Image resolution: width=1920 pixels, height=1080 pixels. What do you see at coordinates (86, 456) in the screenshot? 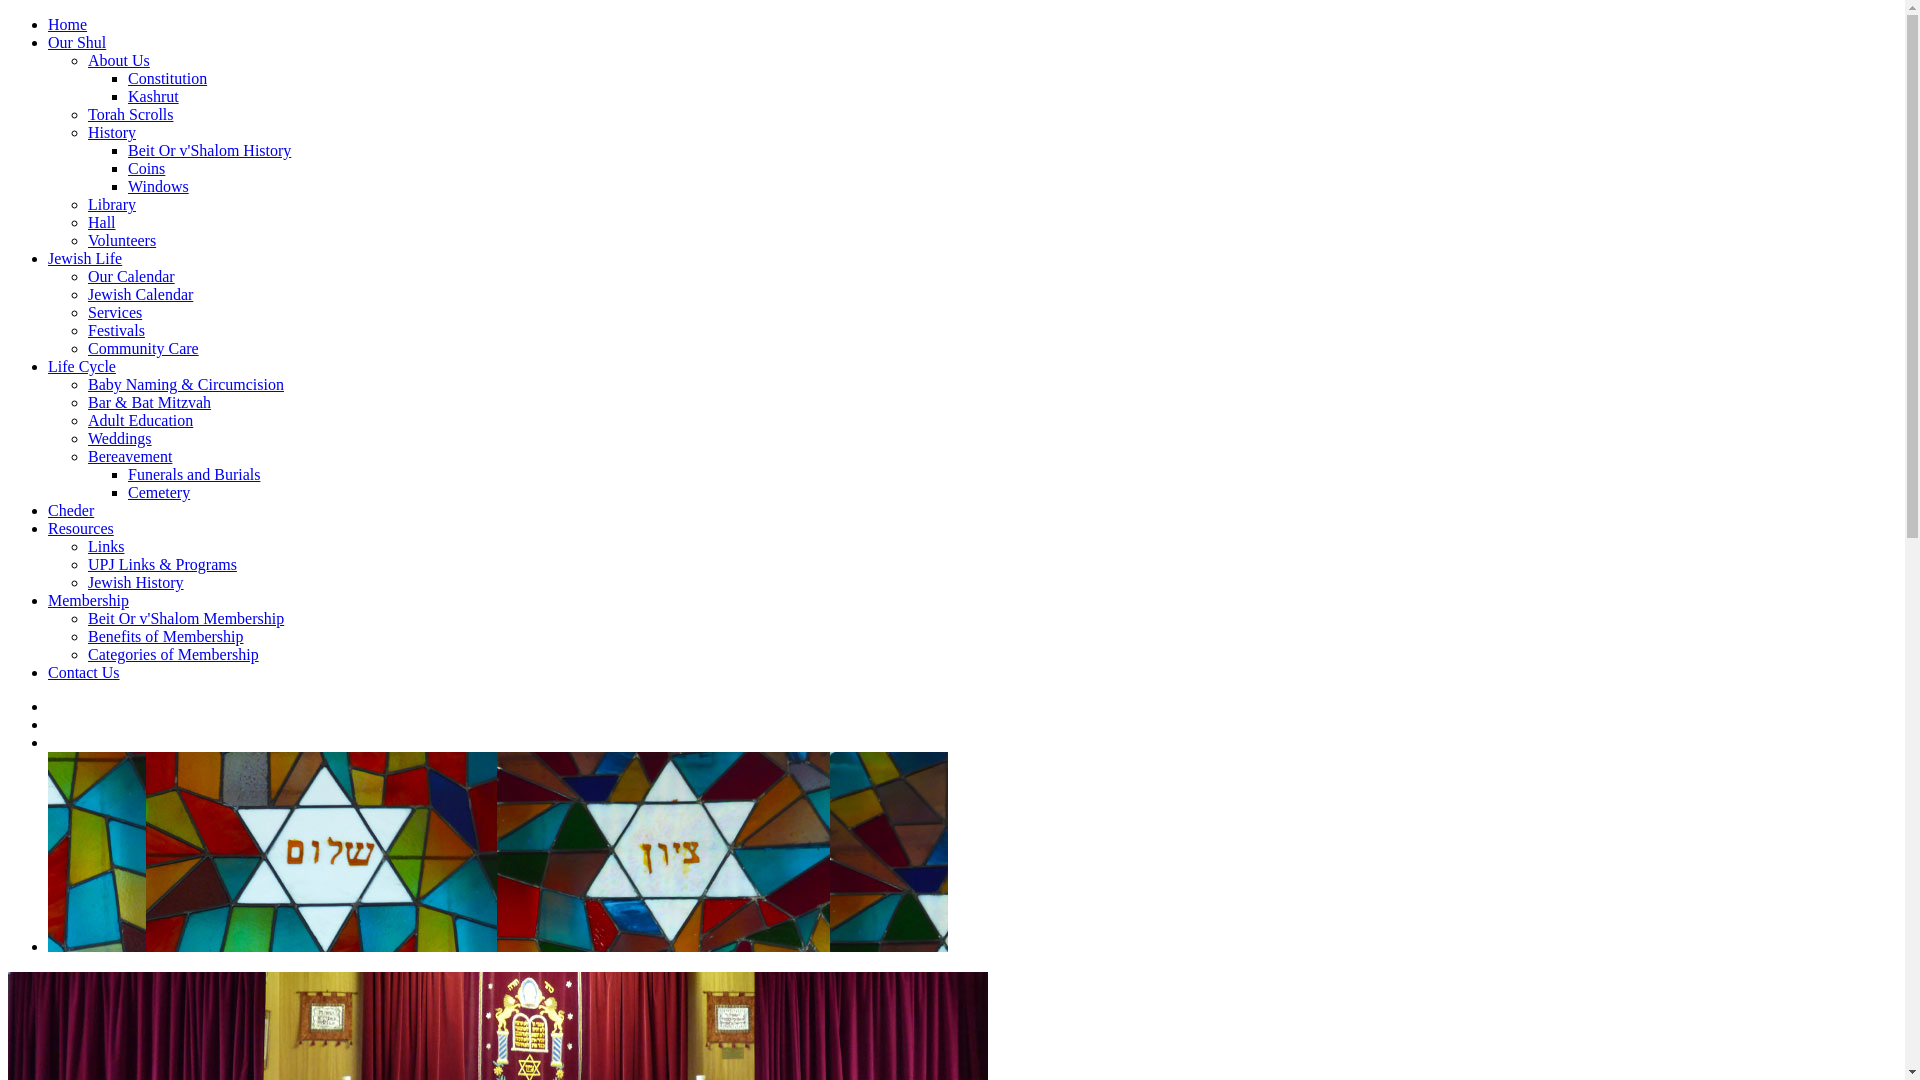
I see `'Bereavement'` at bounding box center [86, 456].